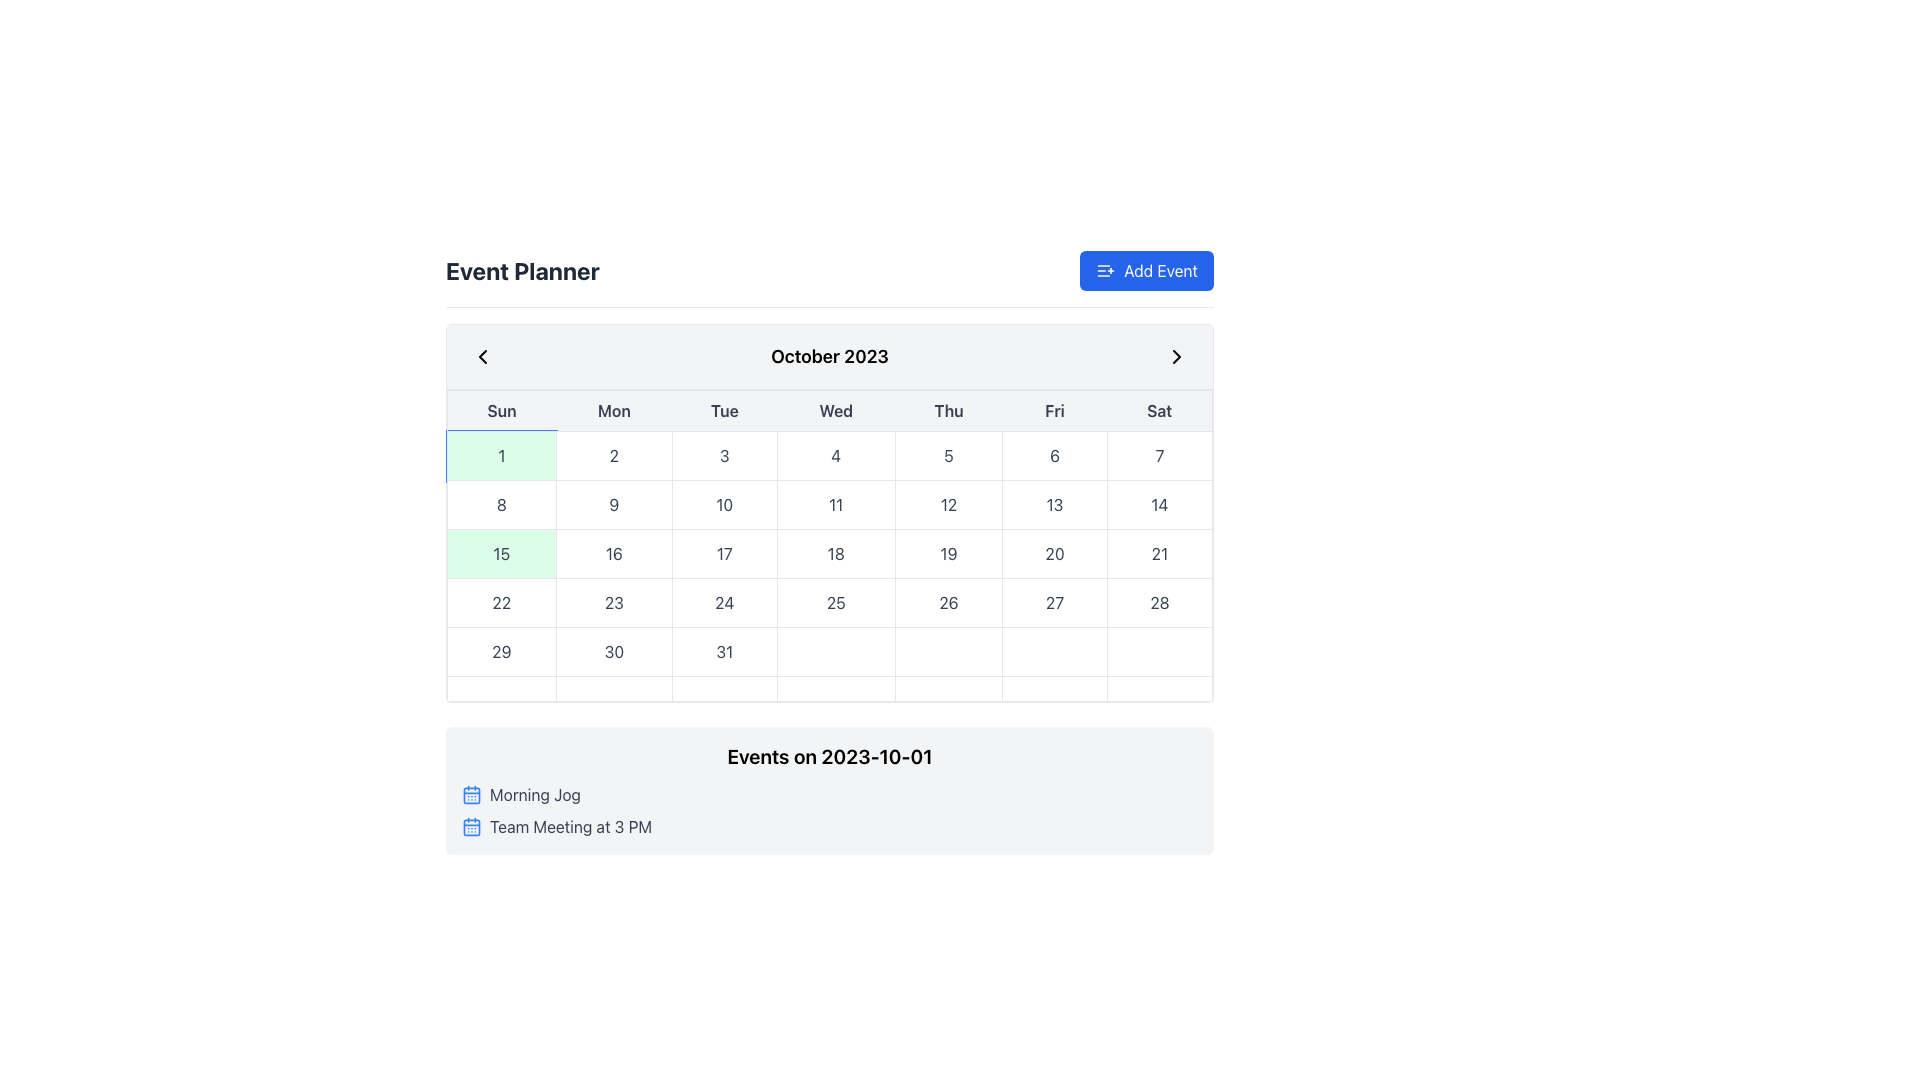 The image size is (1920, 1080). Describe the element at coordinates (830, 504) in the screenshot. I see `the Calendar Day Item representing the day '11'` at that location.